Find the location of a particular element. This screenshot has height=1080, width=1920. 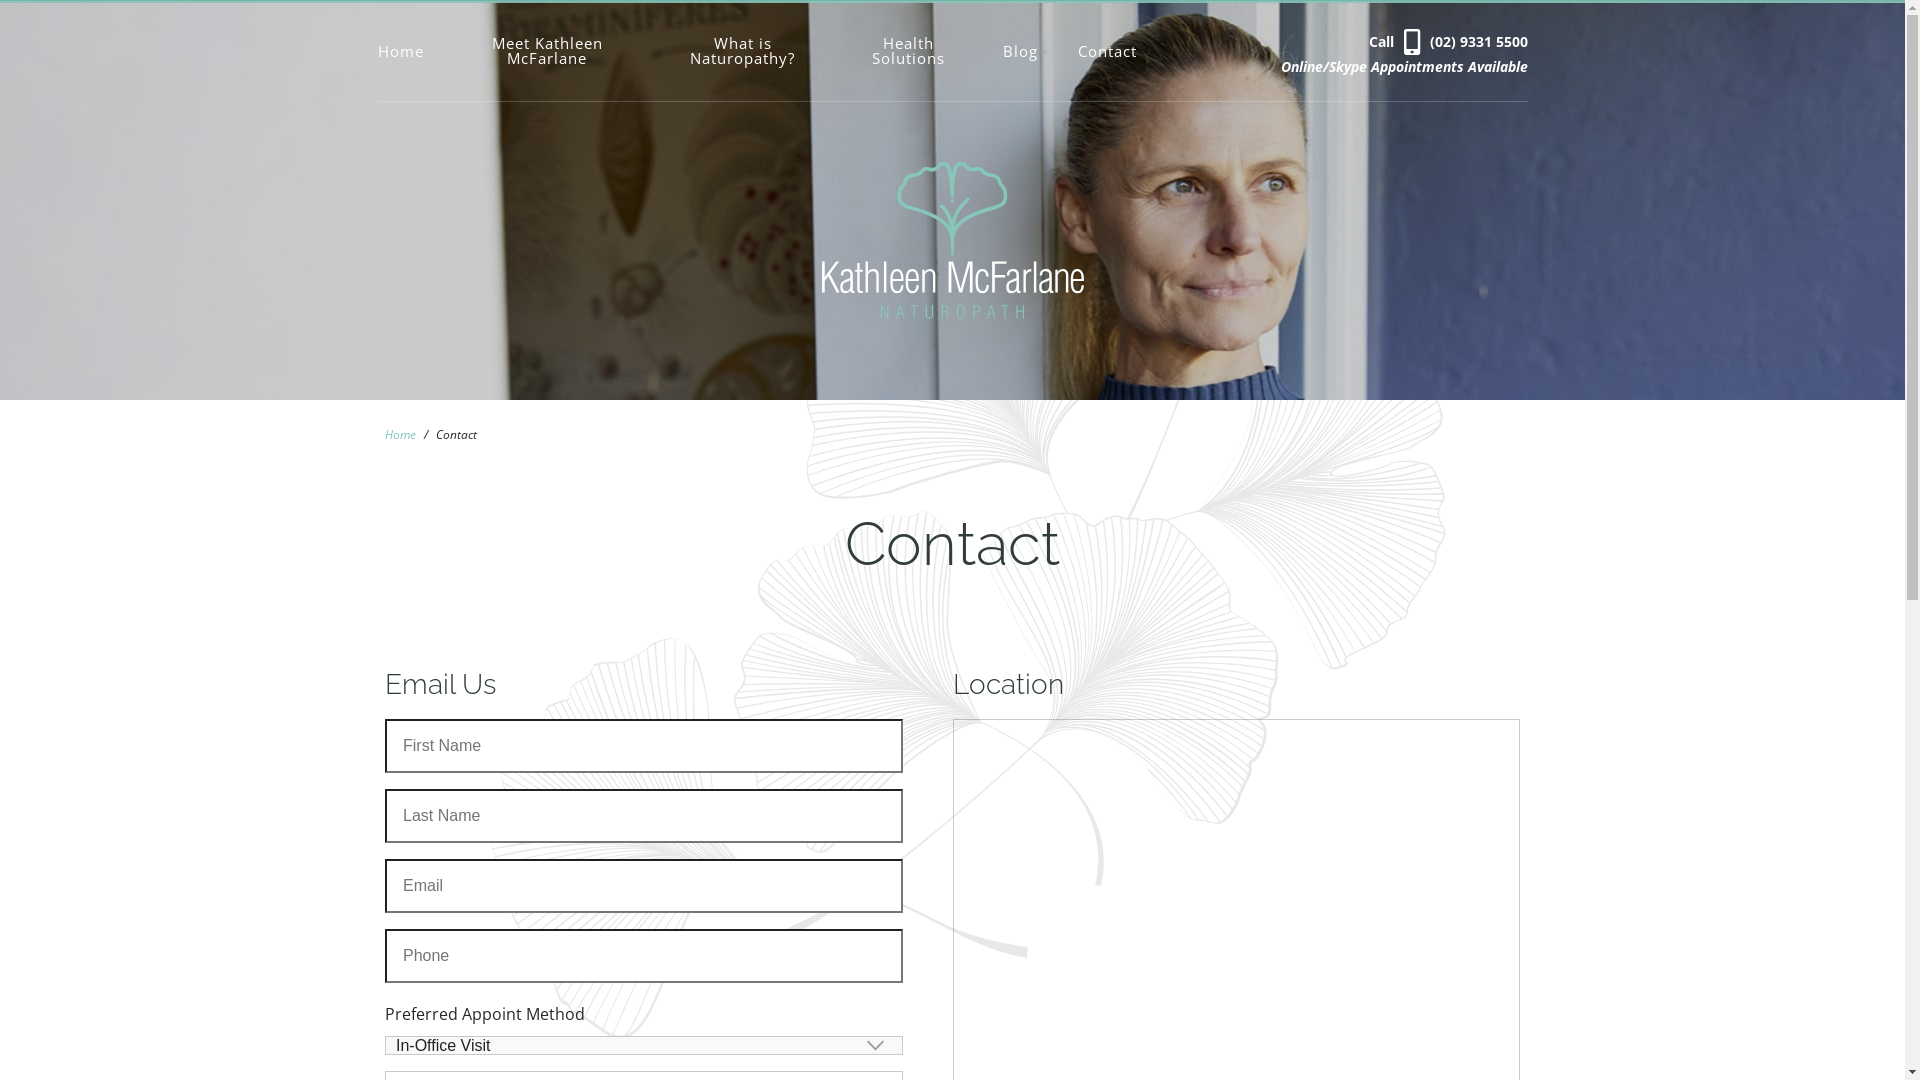

'Blog' is located at coordinates (1020, 50).